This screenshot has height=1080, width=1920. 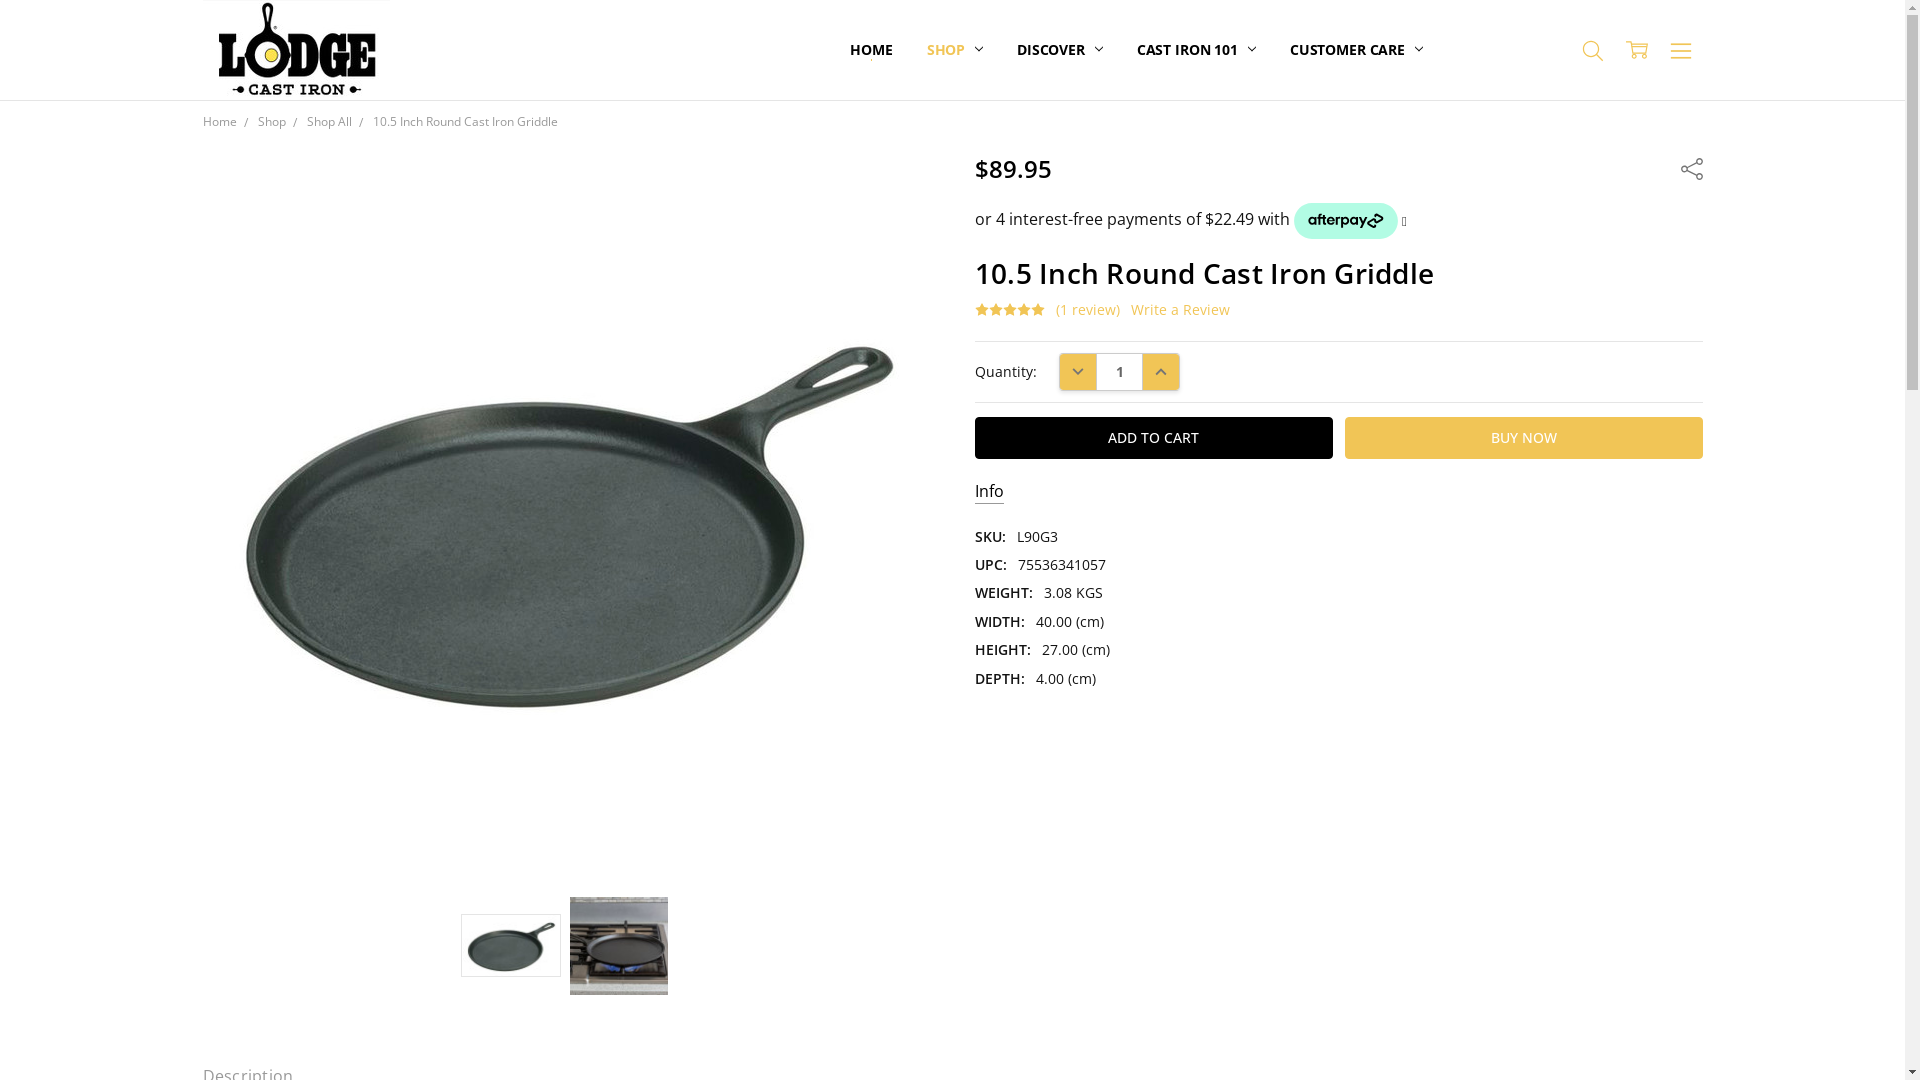 What do you see at coordinates (257, 121) in the screenshot?
I see `'Shop'` at bounding box center [257, 121].